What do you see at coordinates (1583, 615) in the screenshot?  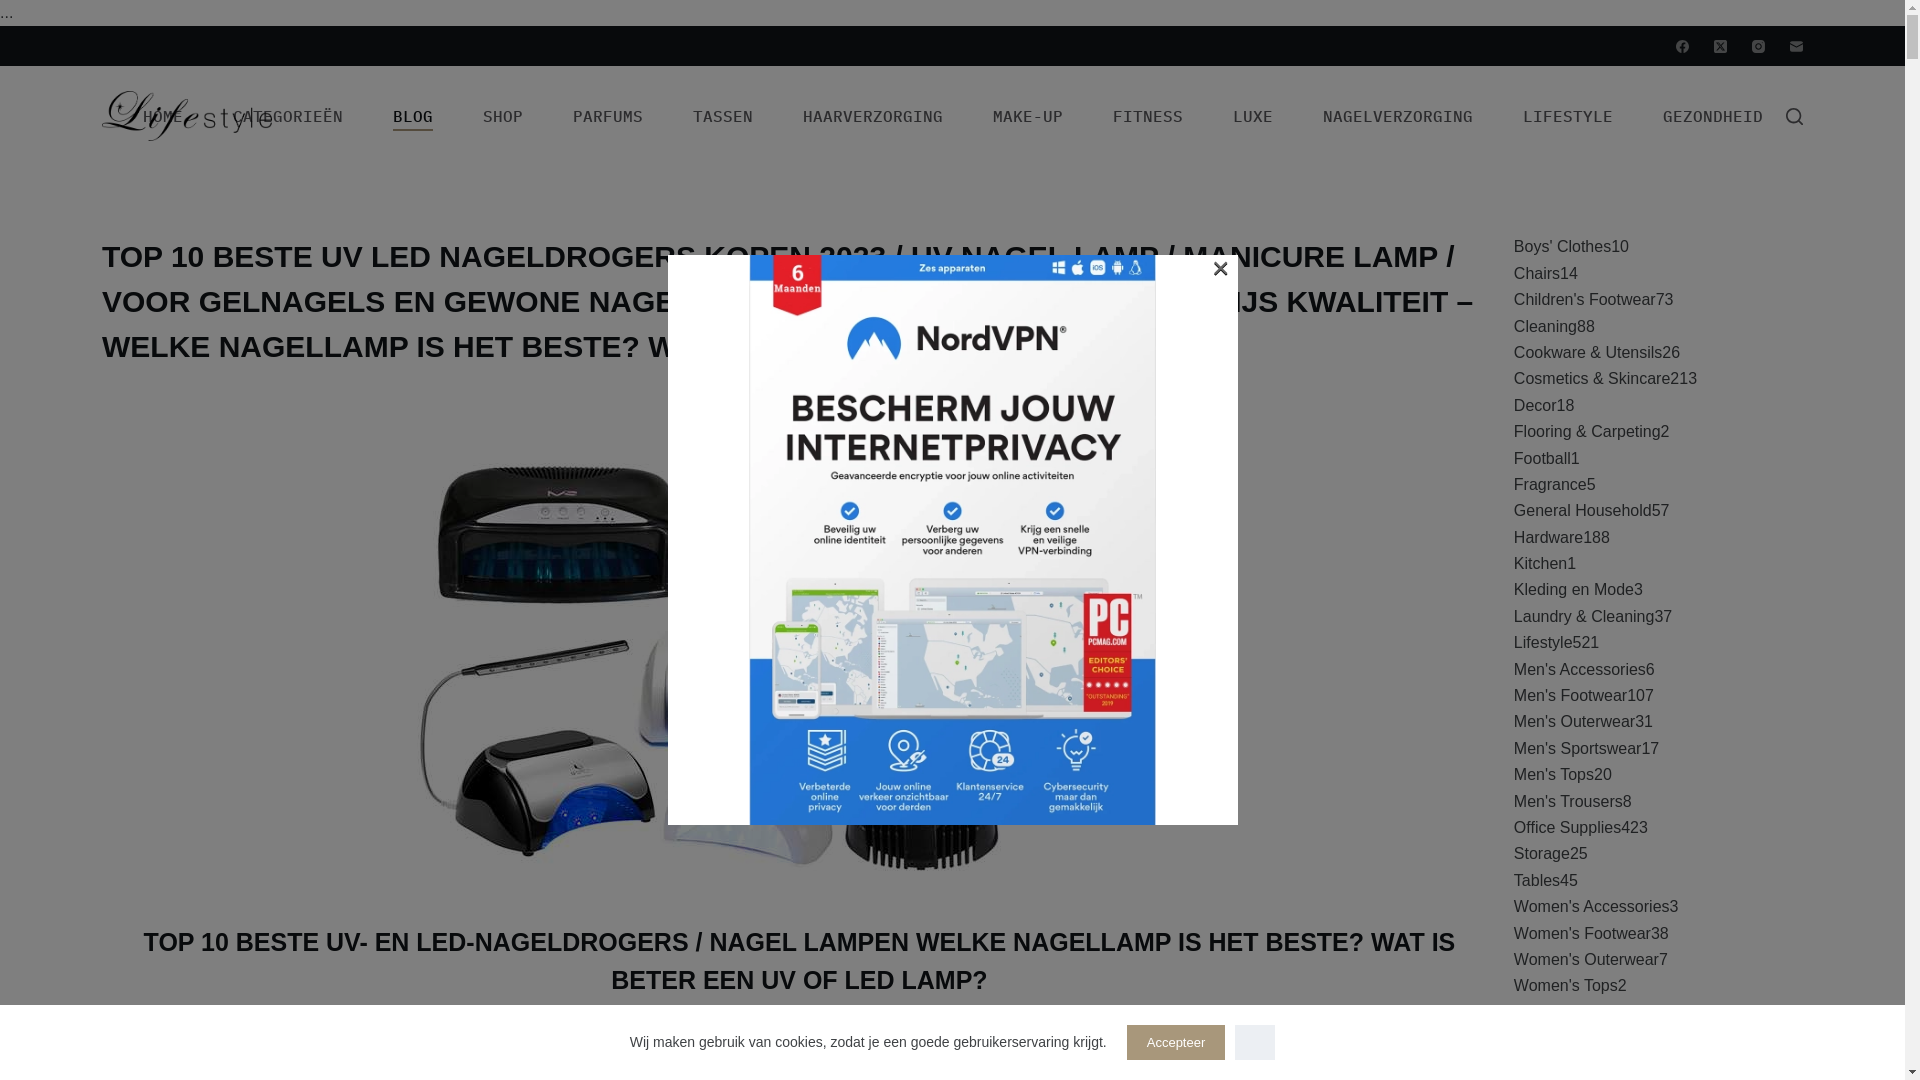 I see `'Laundry & Cleaning'` at bounding box center [1583, 615].